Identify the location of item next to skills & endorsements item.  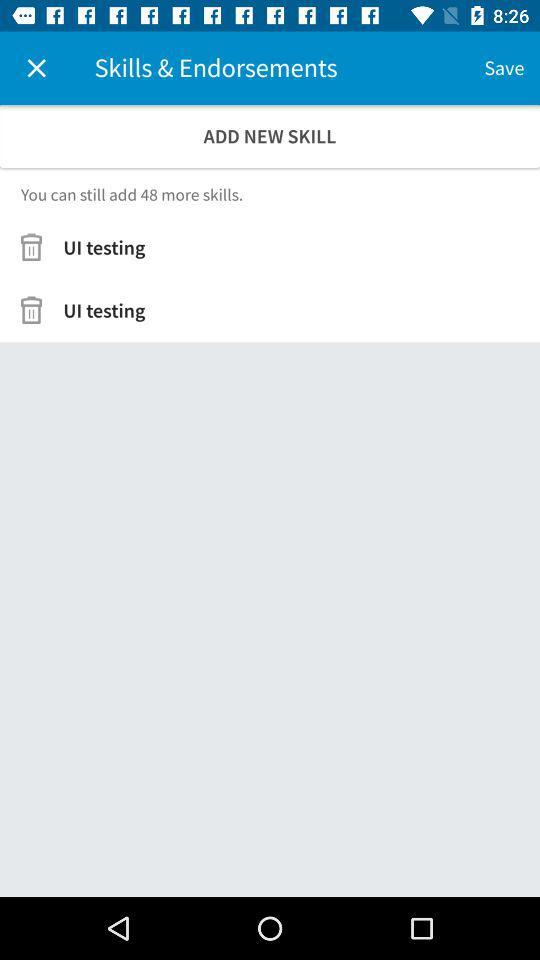
(503, 68).